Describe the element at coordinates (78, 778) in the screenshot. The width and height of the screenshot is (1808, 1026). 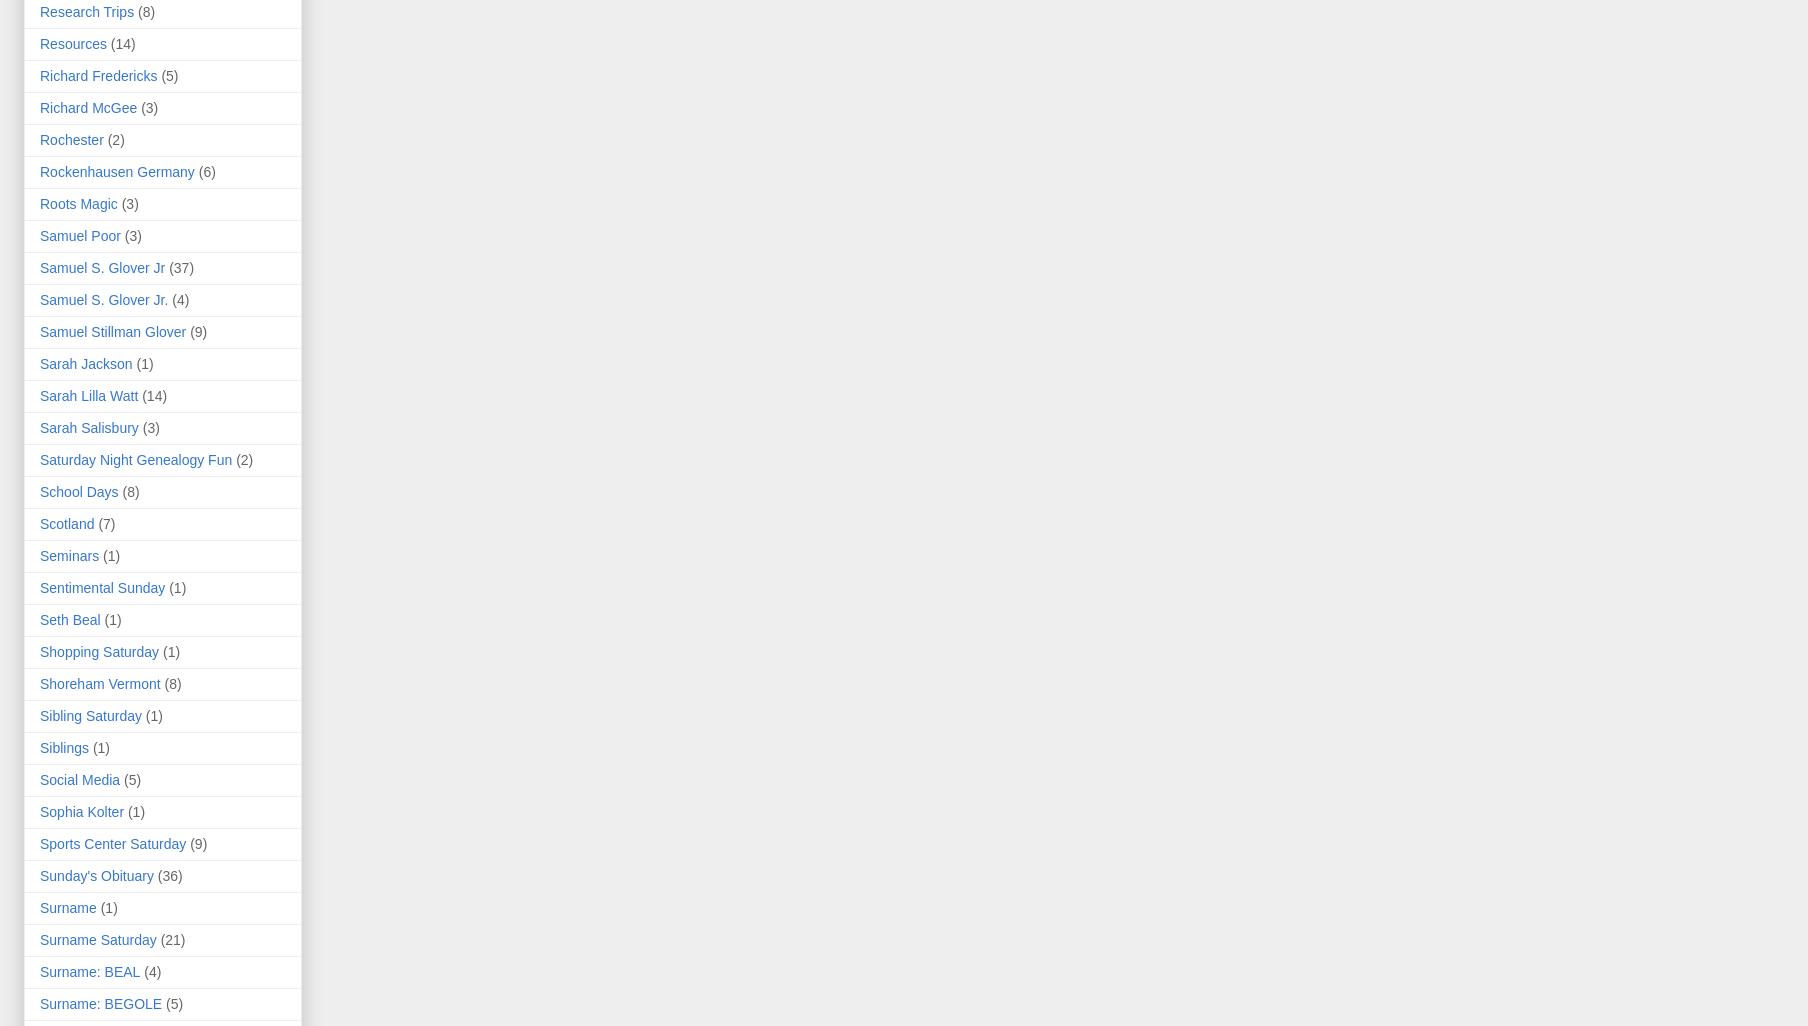
I see `'Social Media'` at that location.